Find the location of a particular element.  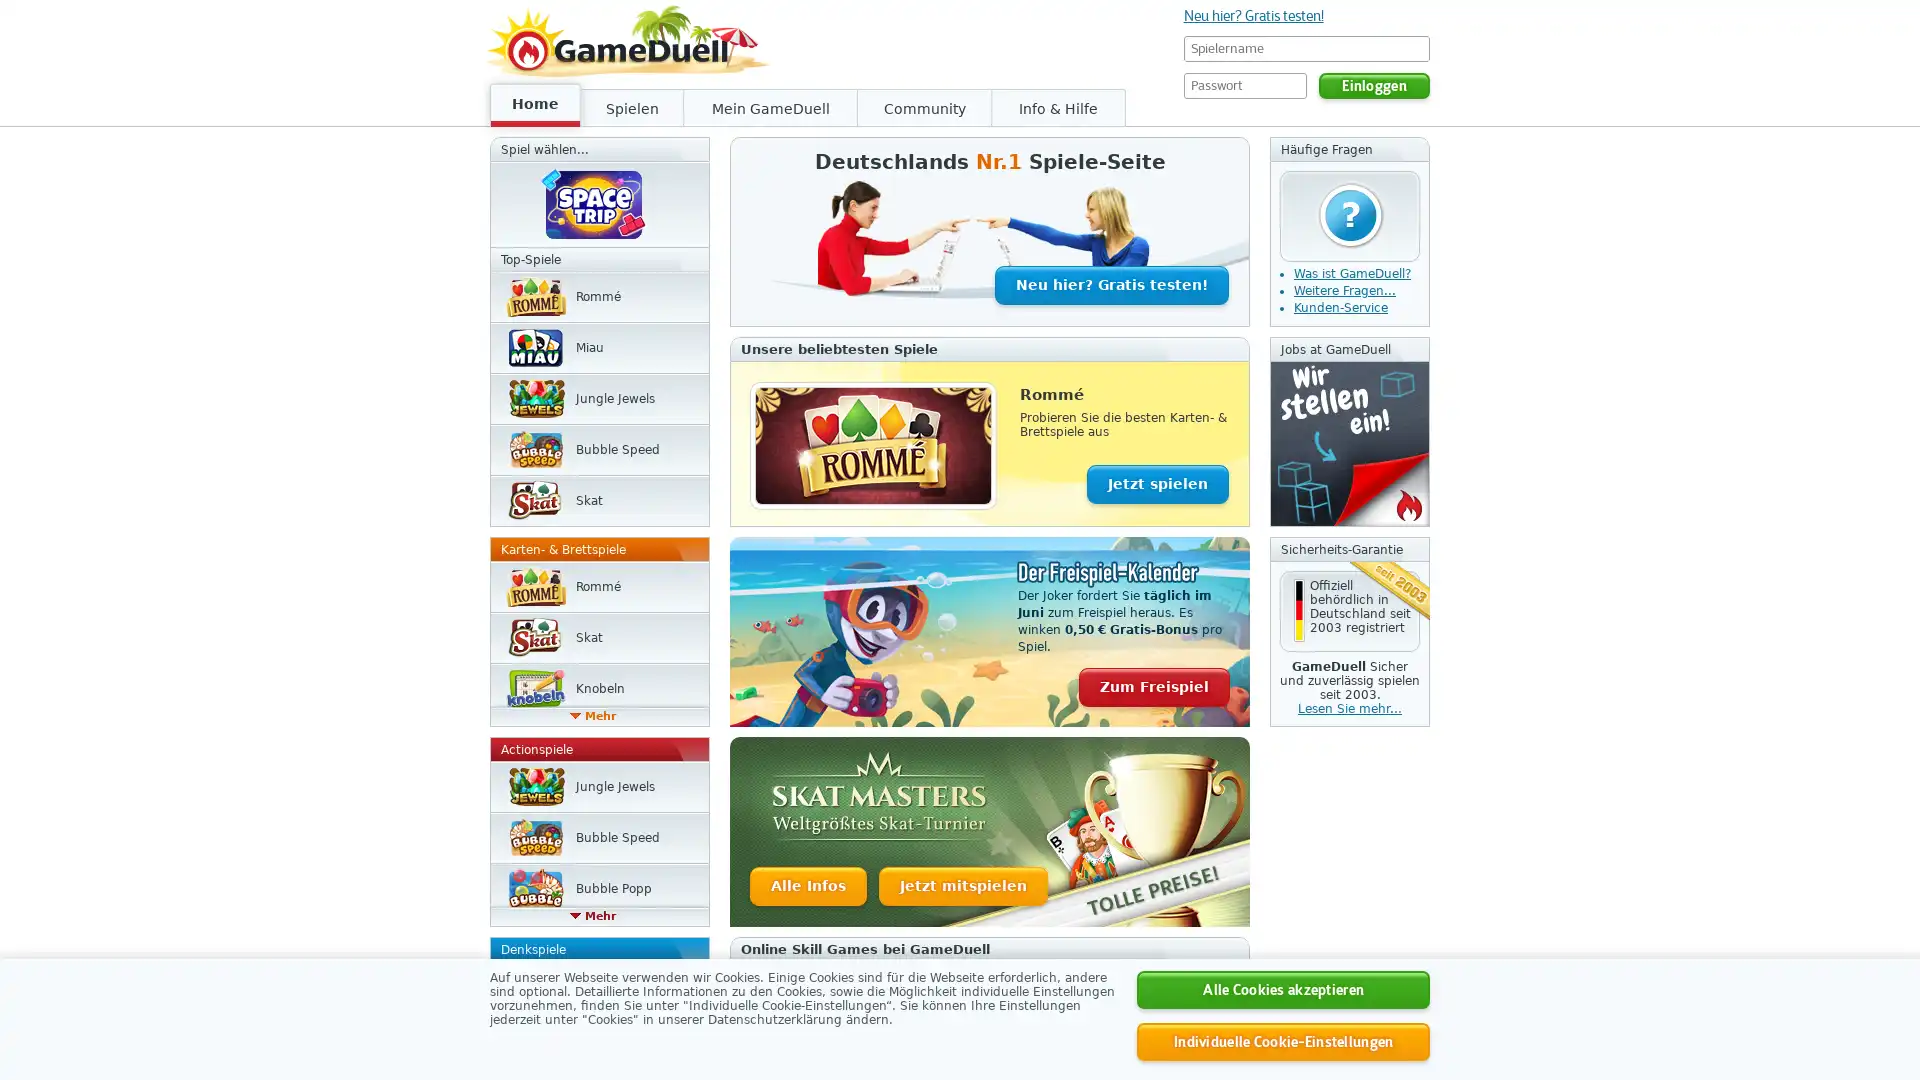

Individuelle Cookie-Einstellungen is located at coordinates (1283, 1040).